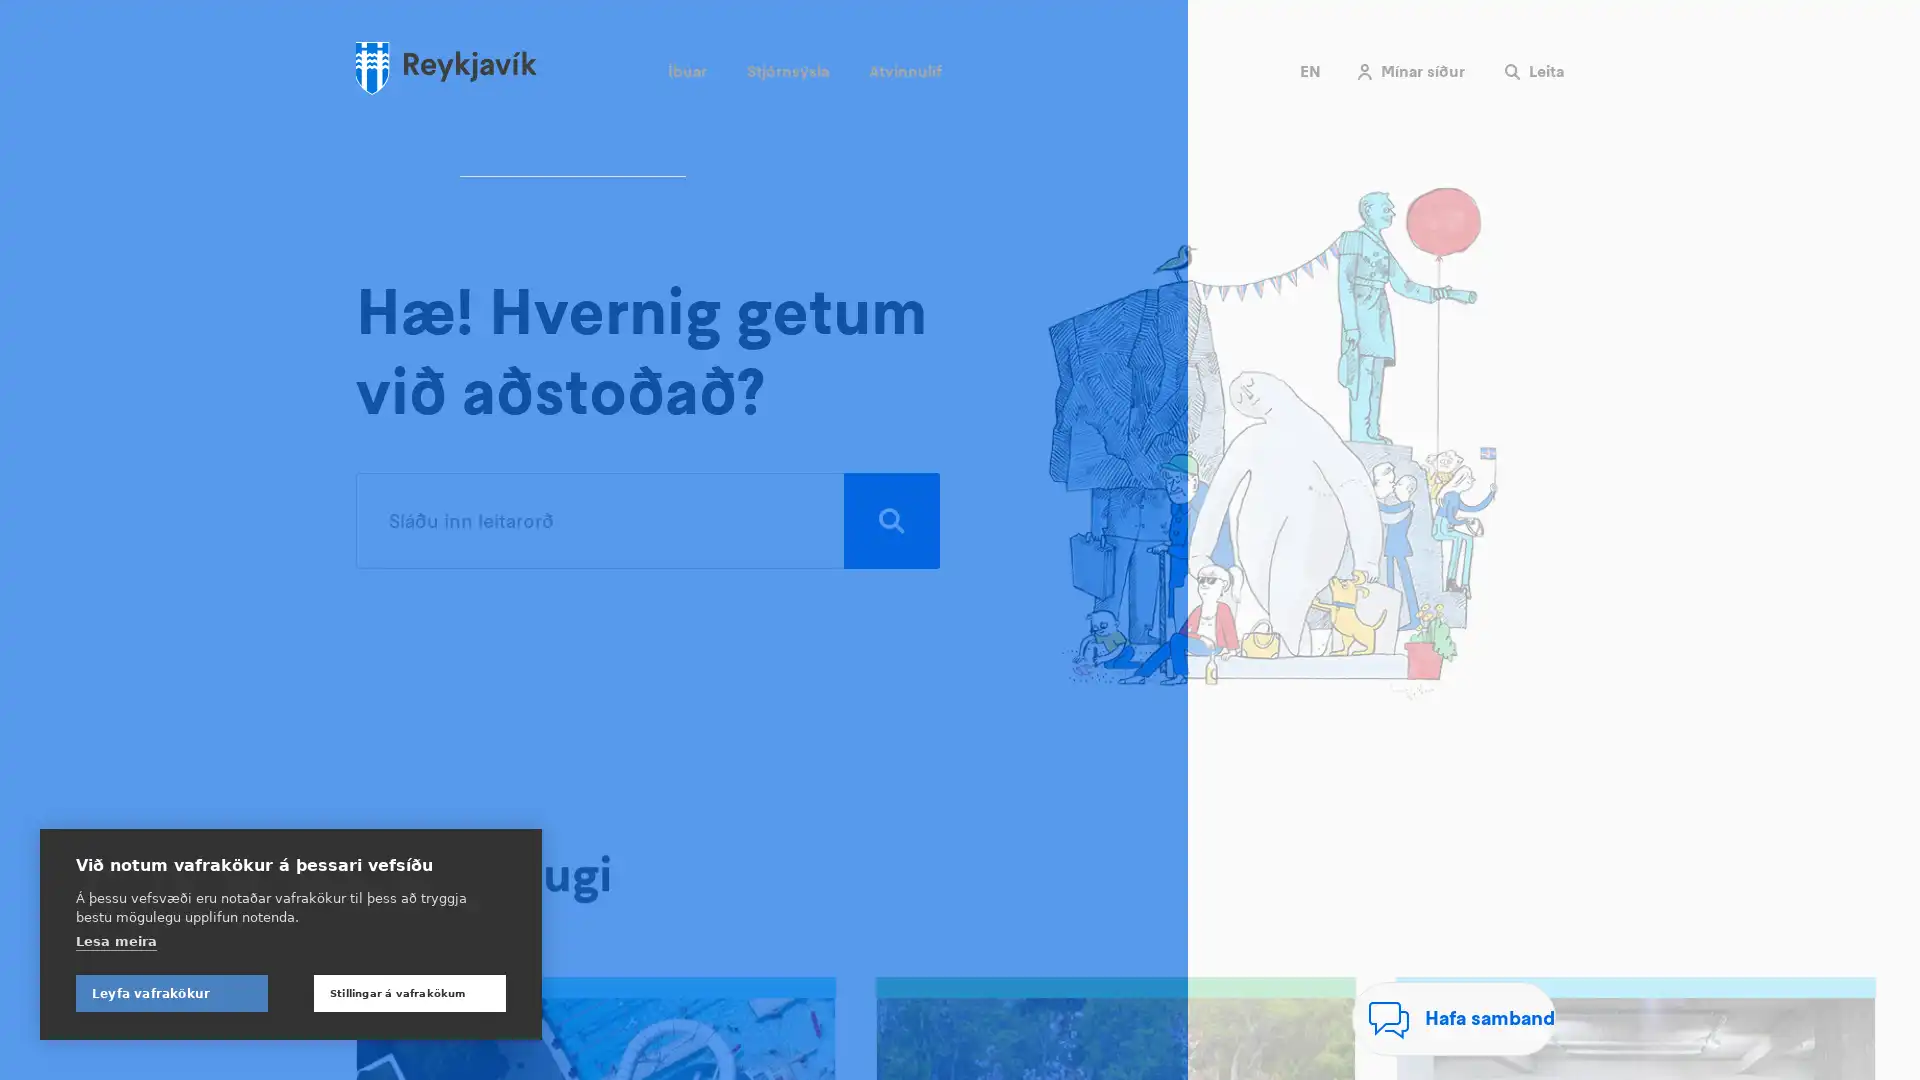 Image resolution: width=1920 pixels, height=1080 pixels. What do you see at coordinates (891, 519) in the screenshot?
I see `Leita` at bounding box center [891, 519].